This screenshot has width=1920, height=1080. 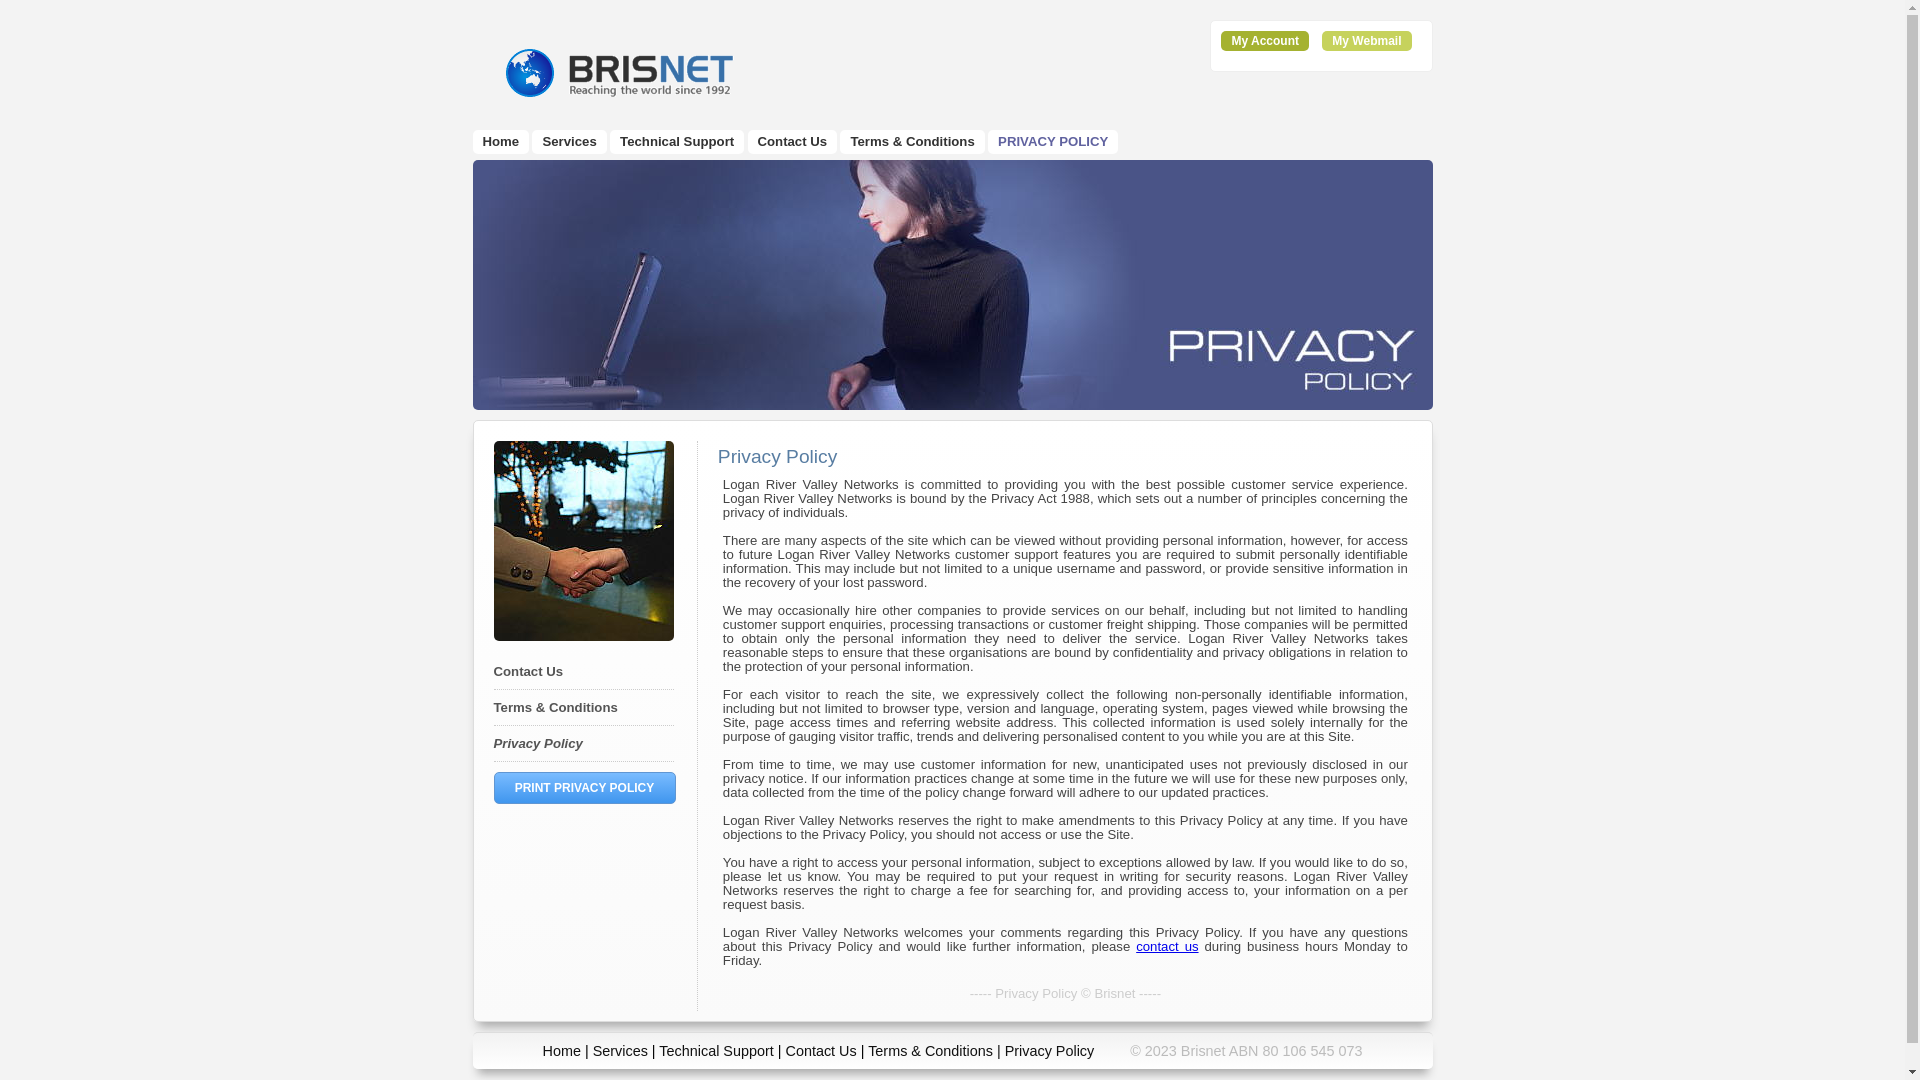 I want to click on 'PRINT PRIVACY POLICY', so click(x=584, y=786).